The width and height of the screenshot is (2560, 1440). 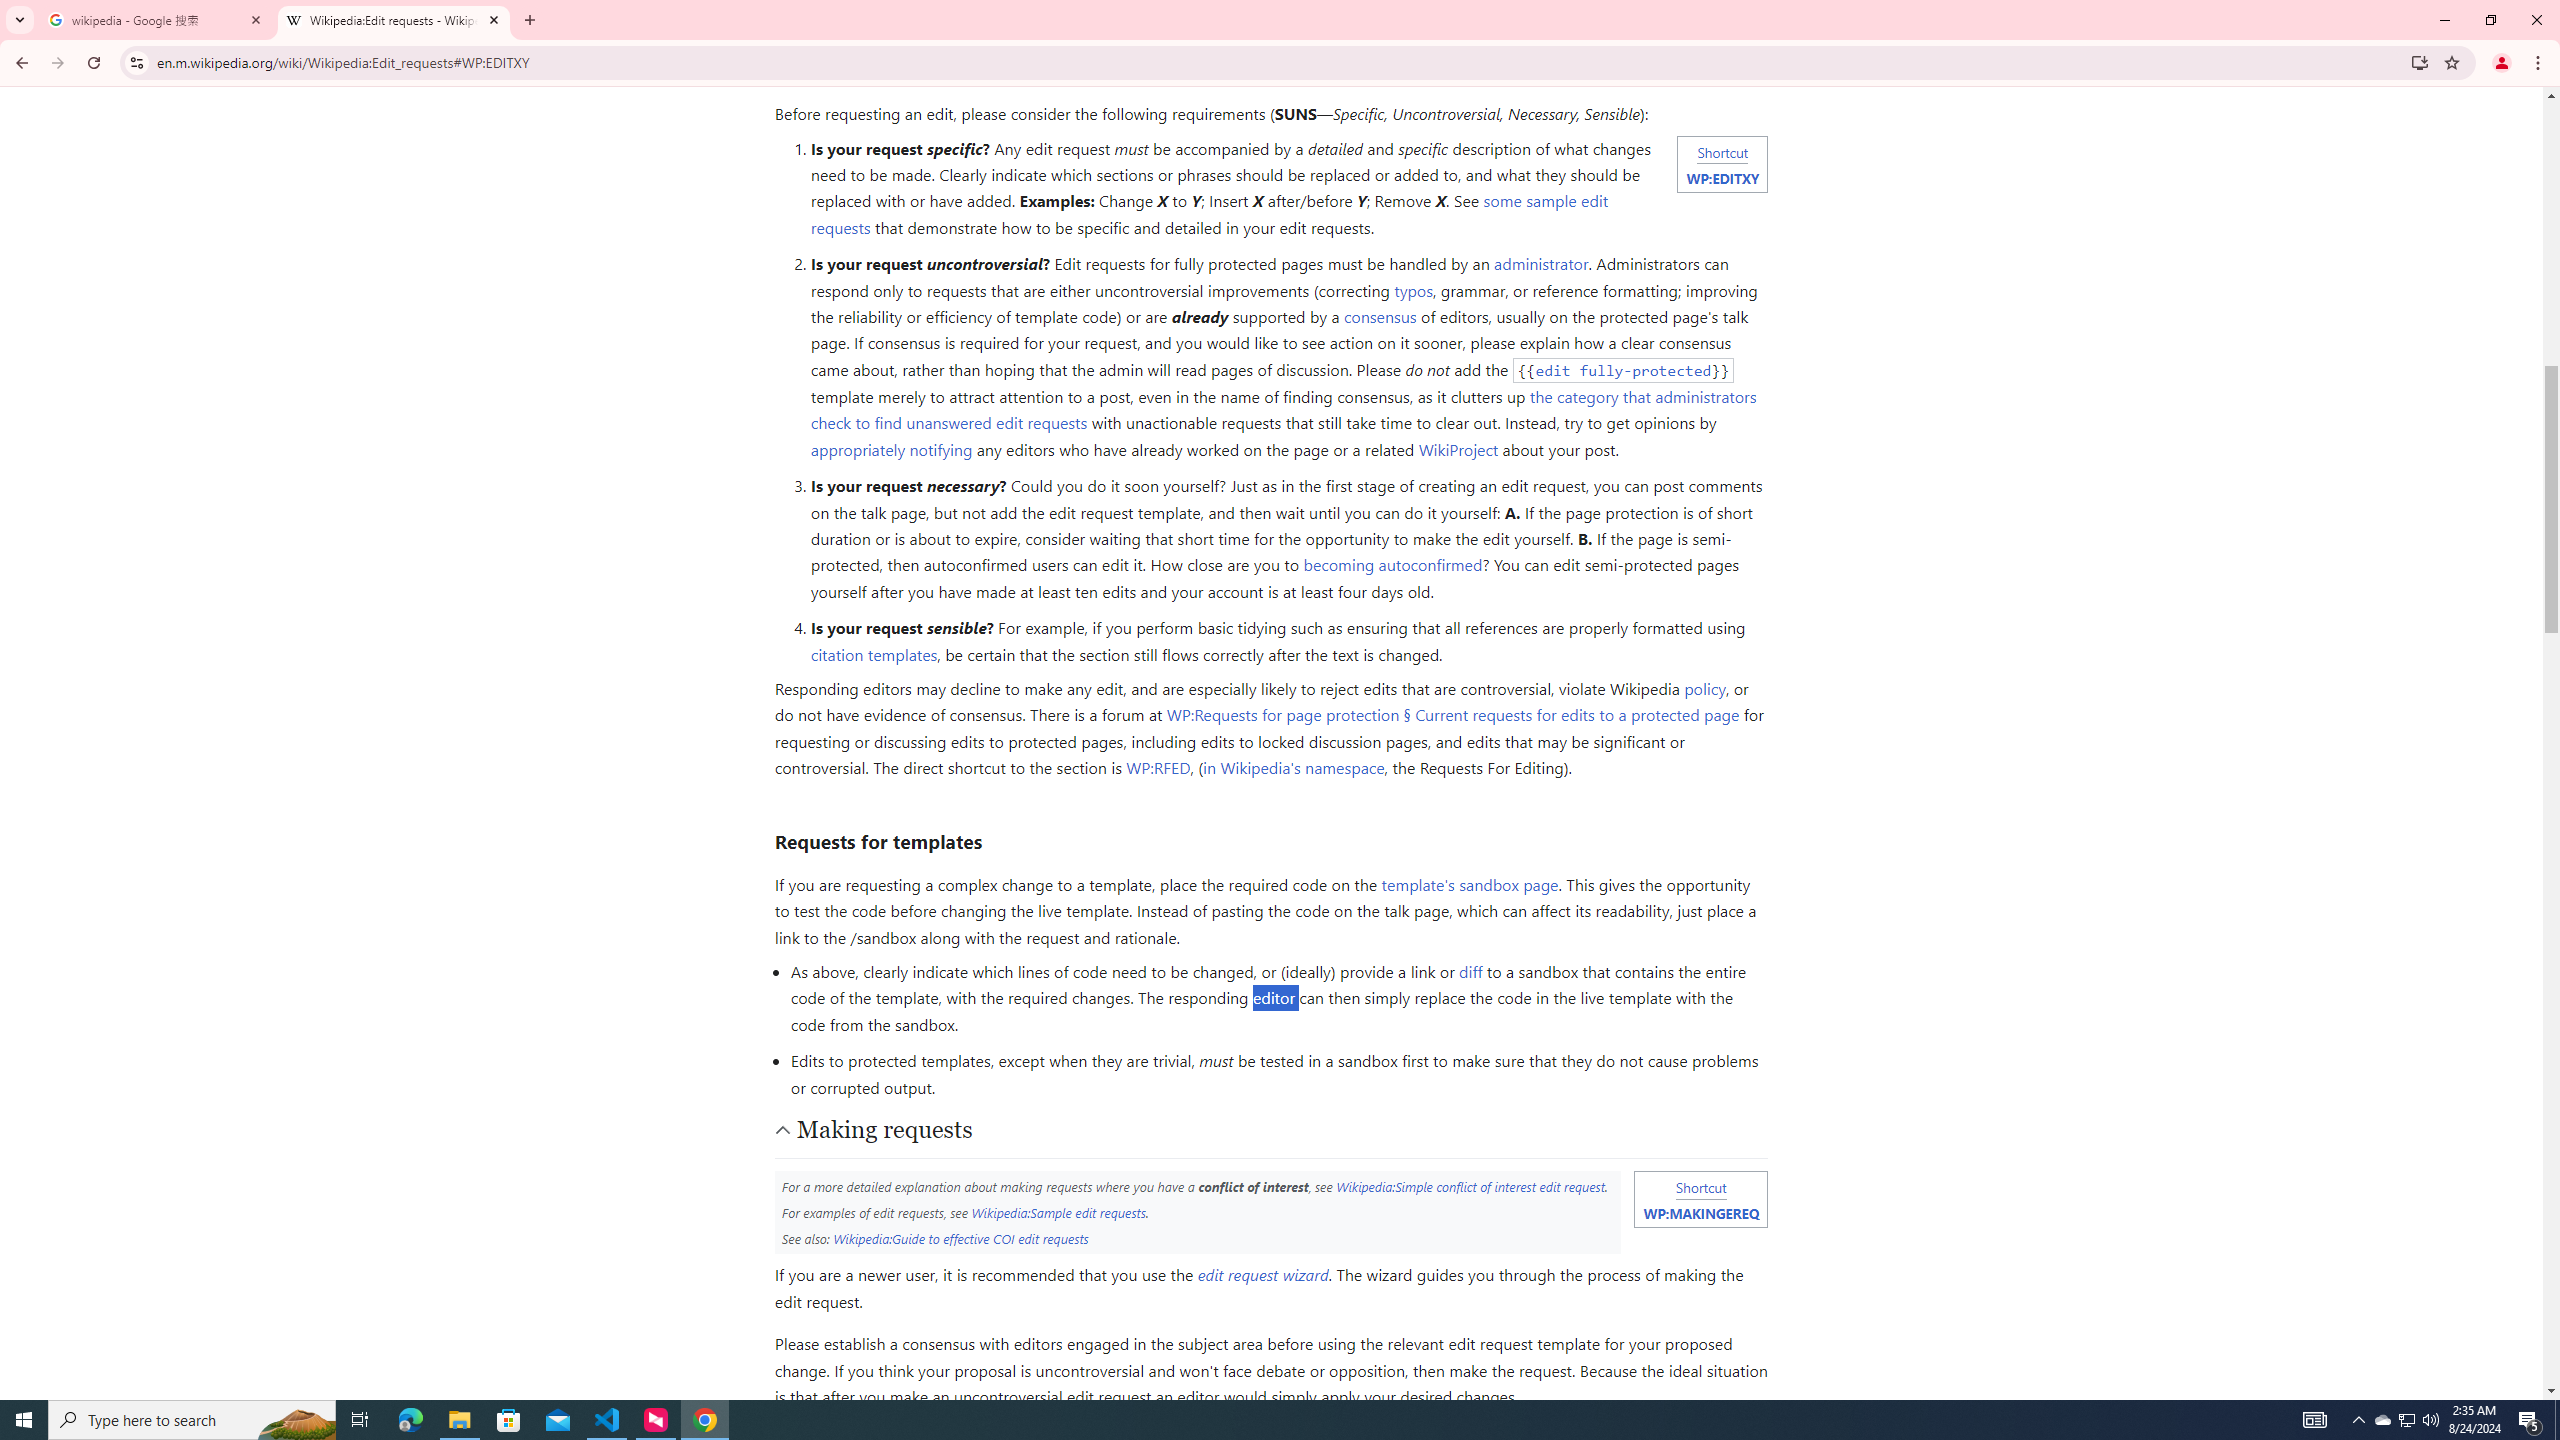 I want to click on 'Shortcut', so click(x=1700, y=1187).